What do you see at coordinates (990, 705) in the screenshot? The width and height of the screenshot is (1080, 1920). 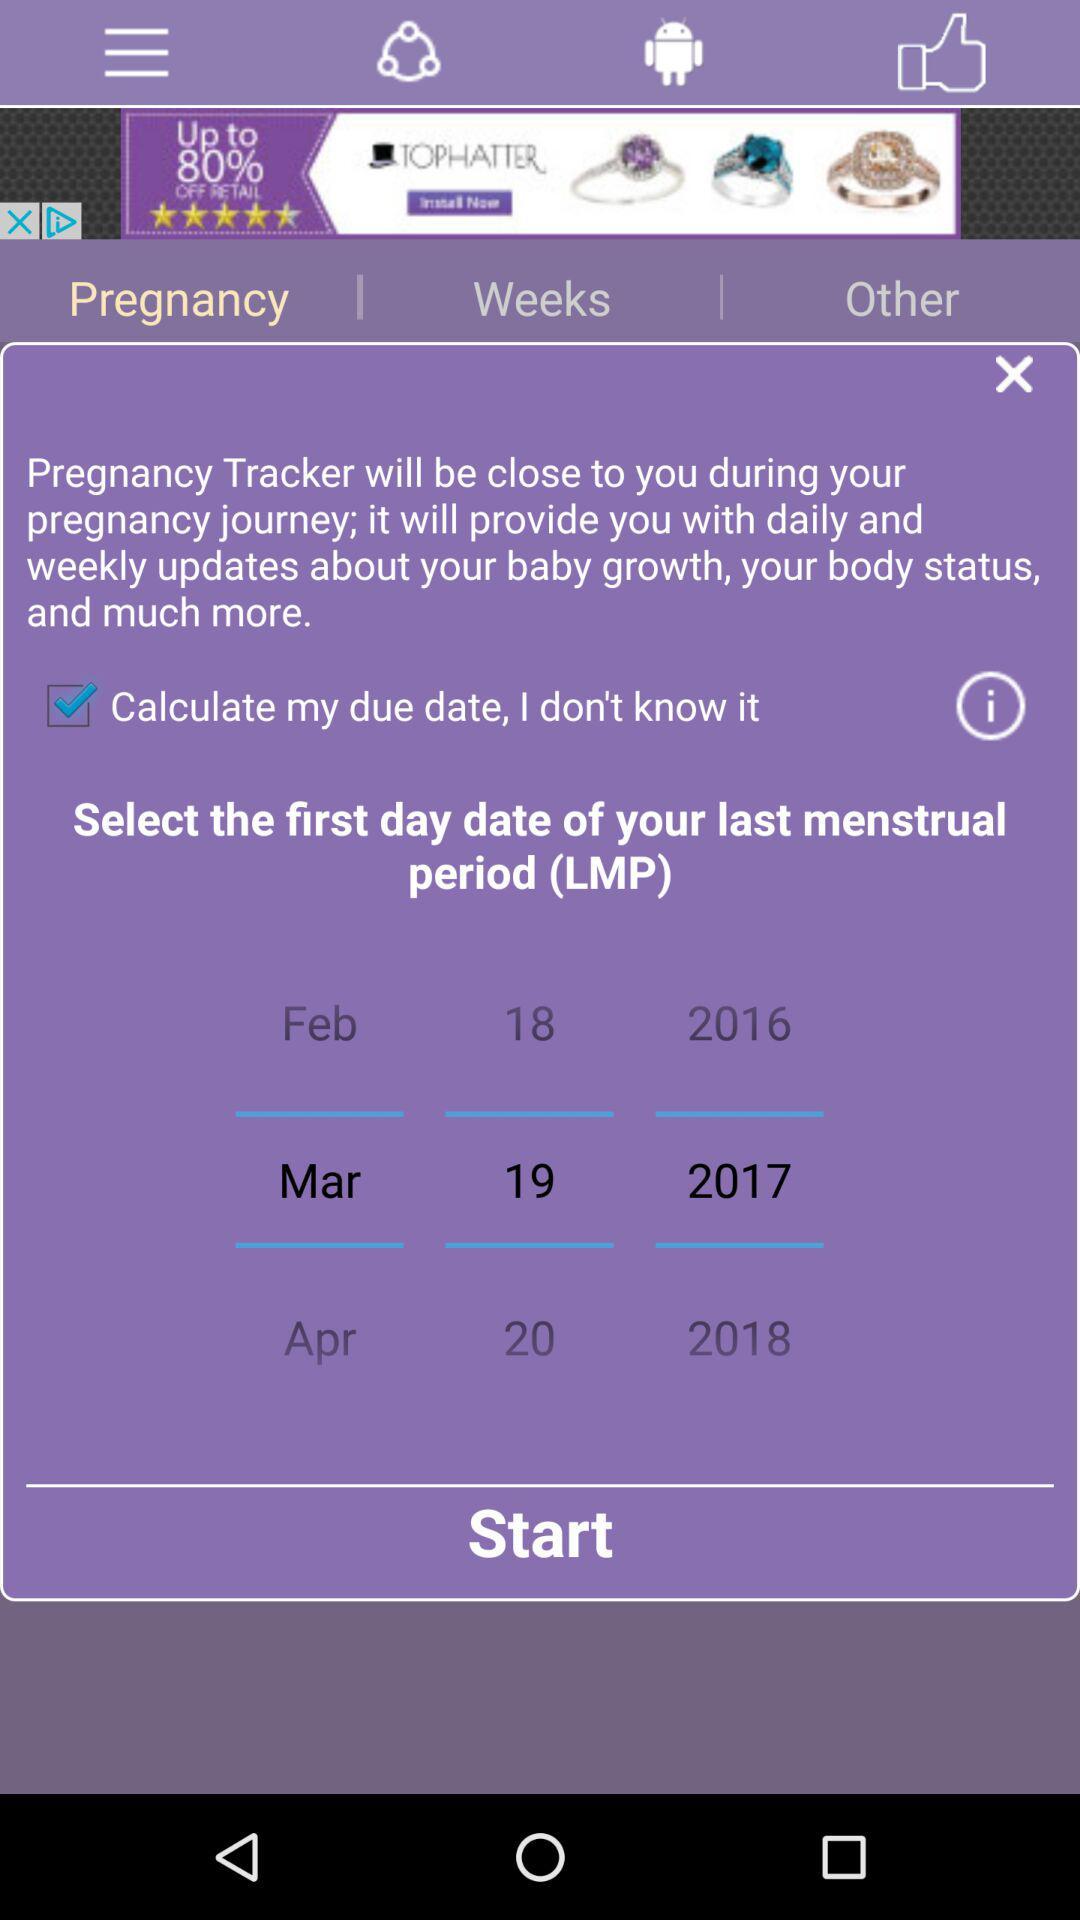 I see `icon button` at bounding box center [990, 705].